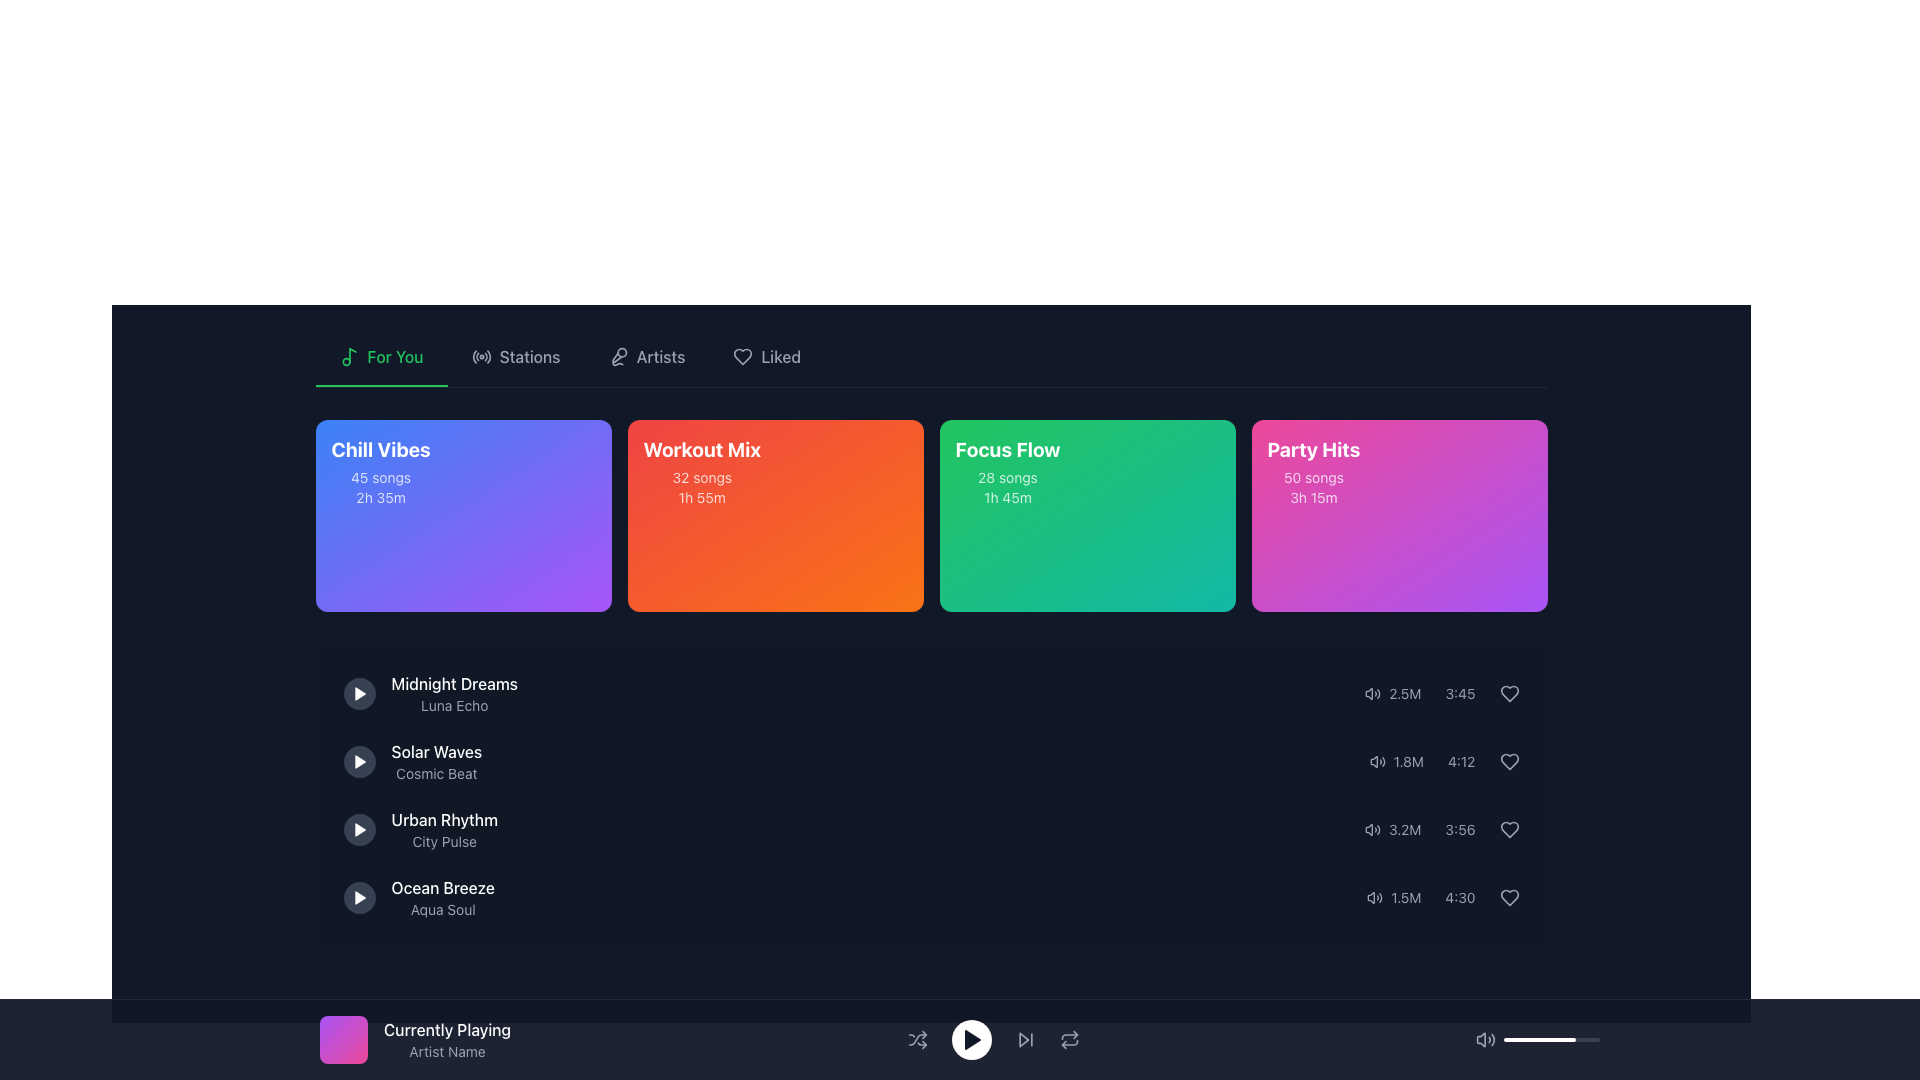 Image resolution: width=1920 pixels, height=1080 pixels. I want to click on the circular play button located immediately to the left of the text label 'Solar Waves' to initiate playback of the audio track, so click(359, 762).